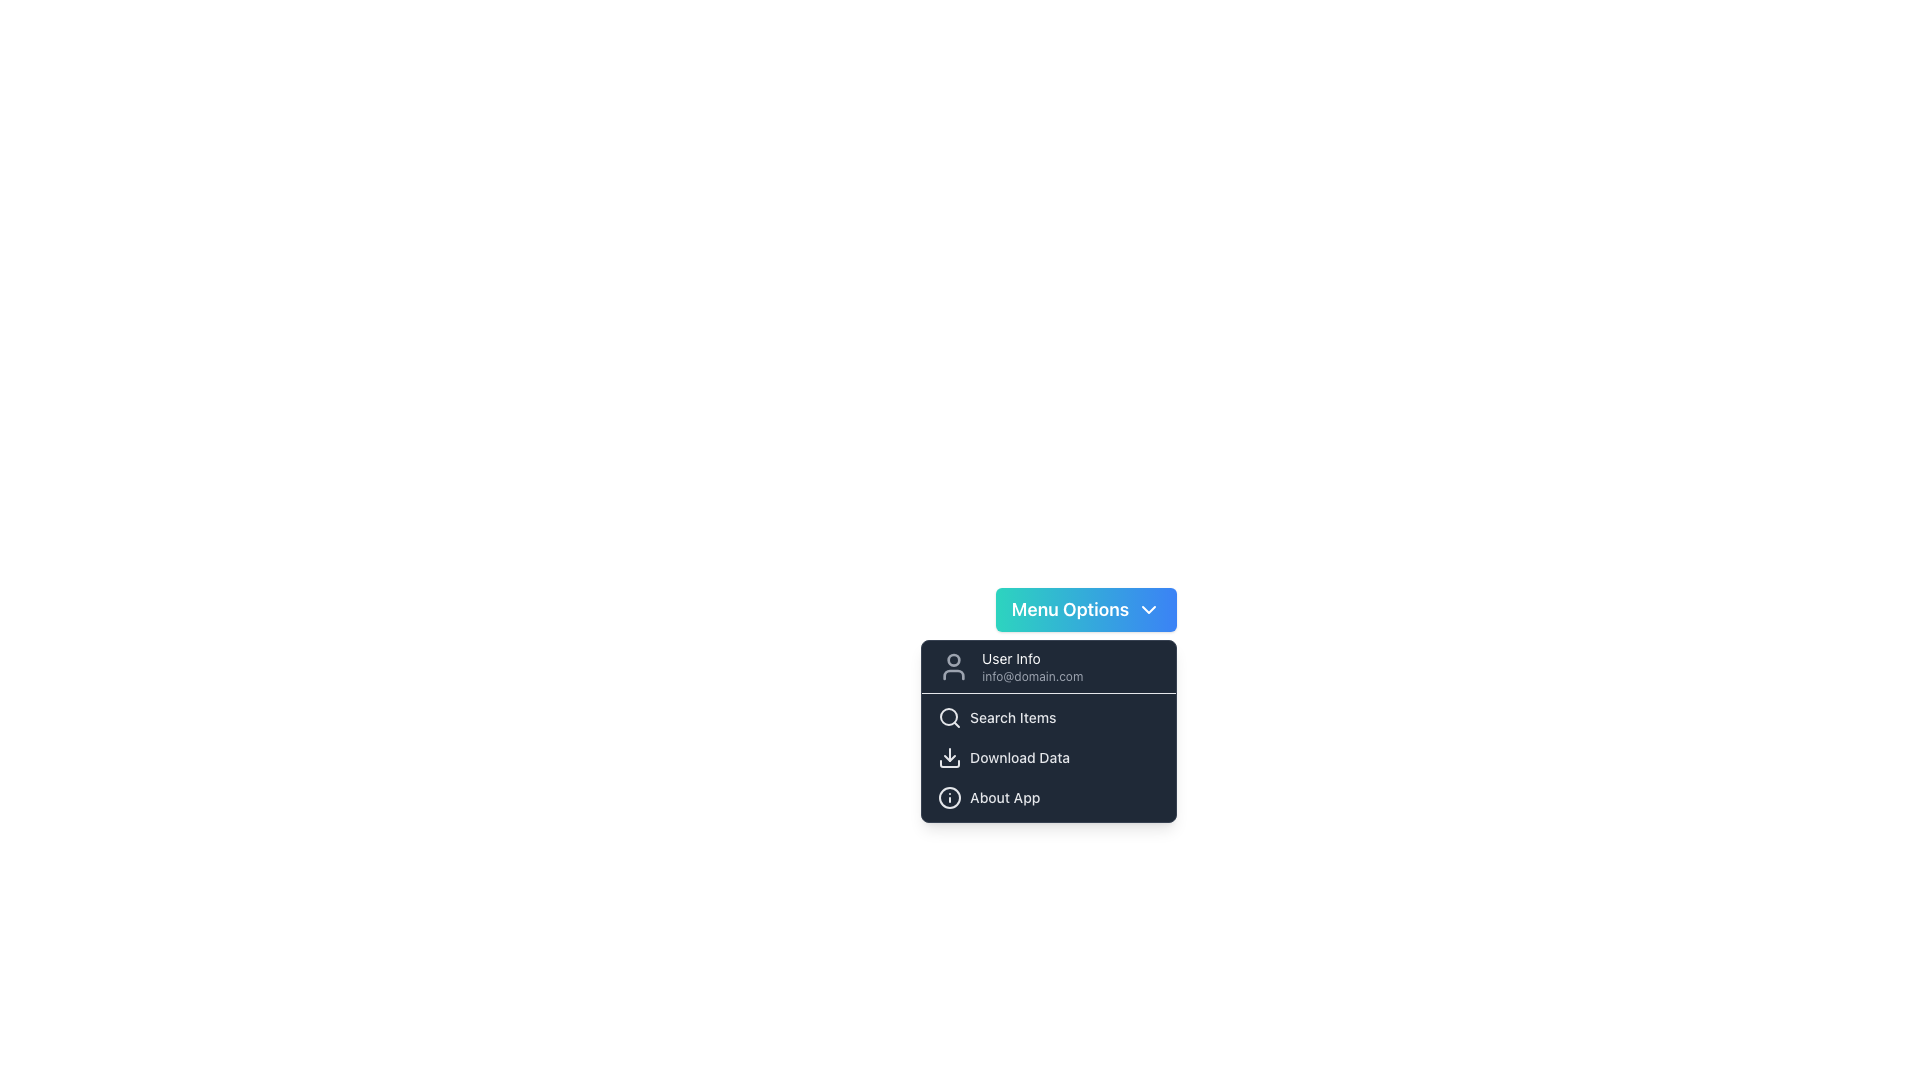  Describe the element at coordinates (949, 797) in the screenshot. I see `the circular icon with a border that contains a vertical line and a dot above it, located at the leftmost part of the 'About App' menu item at the bottom of the menu` at that location.